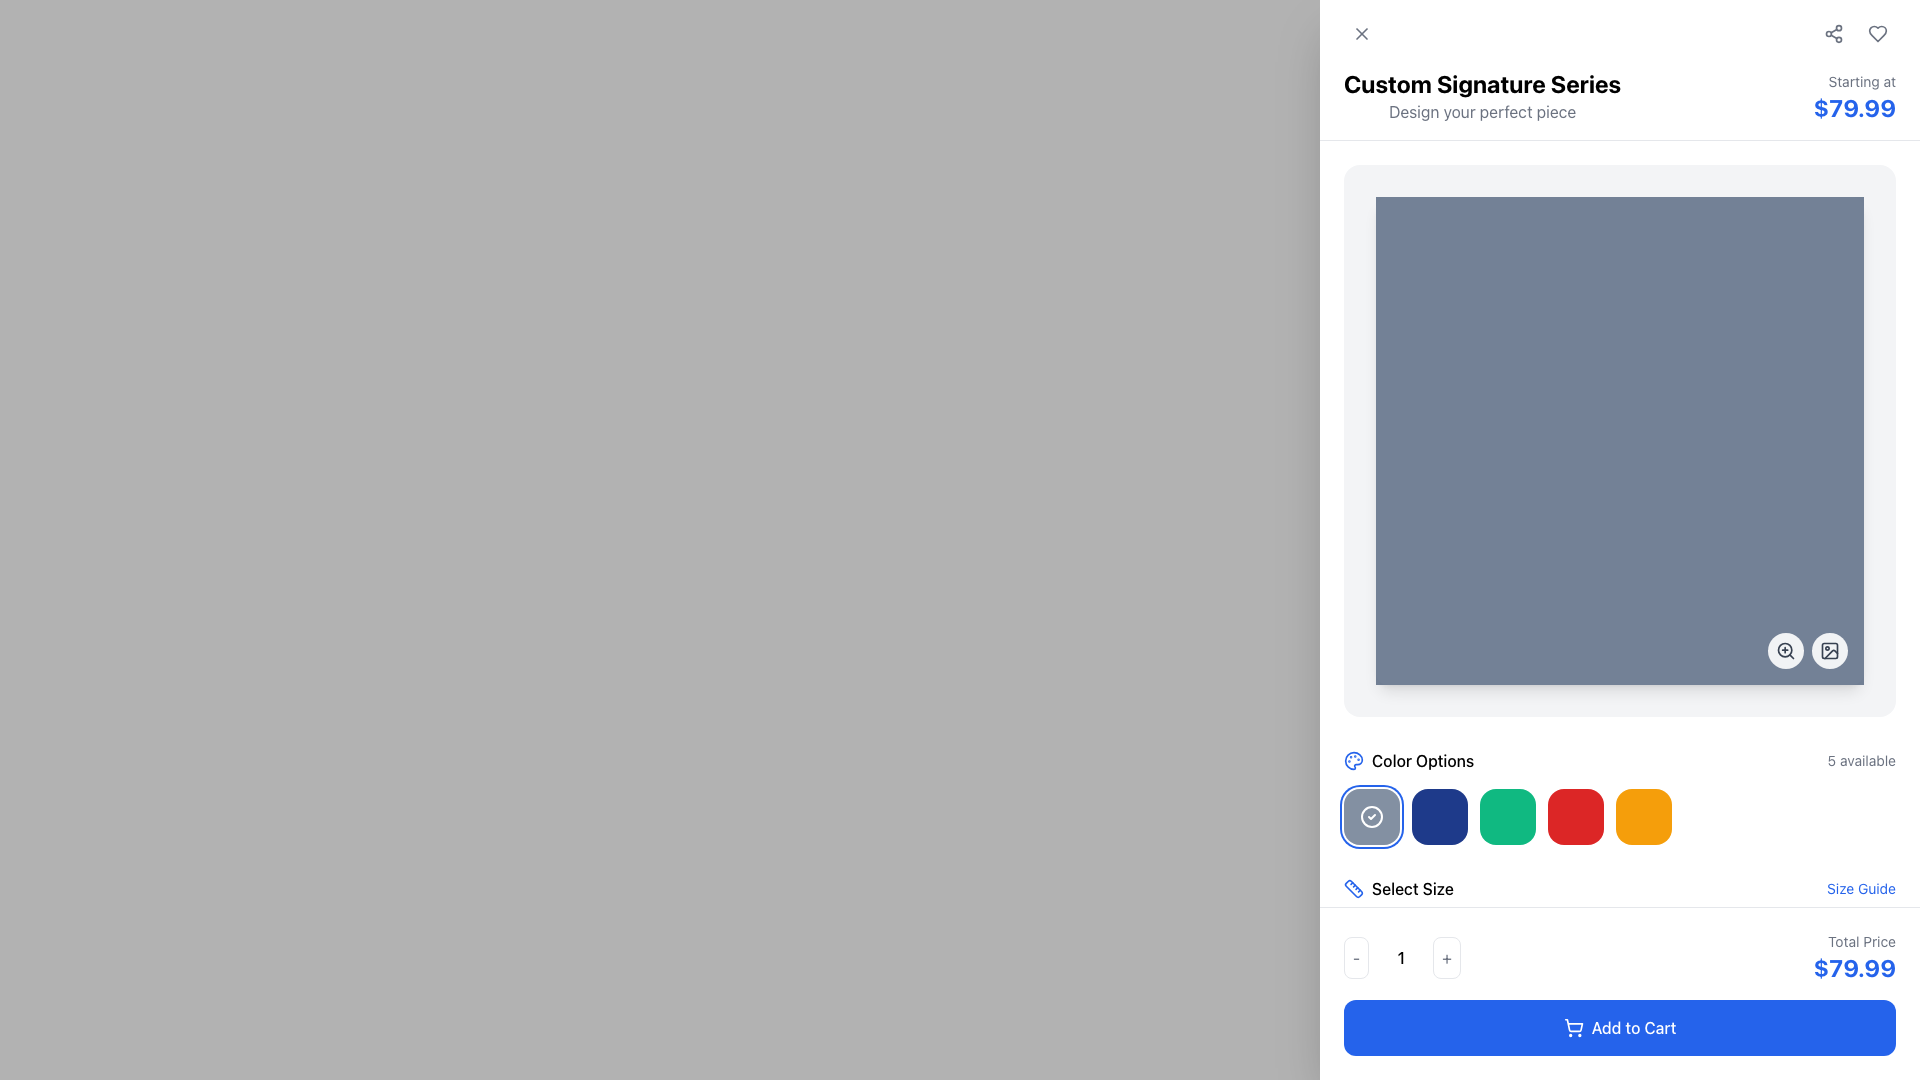 The width and height of the screenshot is (1920, 1080). Describe the element at coordinates (1411, 887) in the screenshot. I see `the text label displaying 'Select Size' located next to a blue ruler icon in the 'Color Options' area` at that location.